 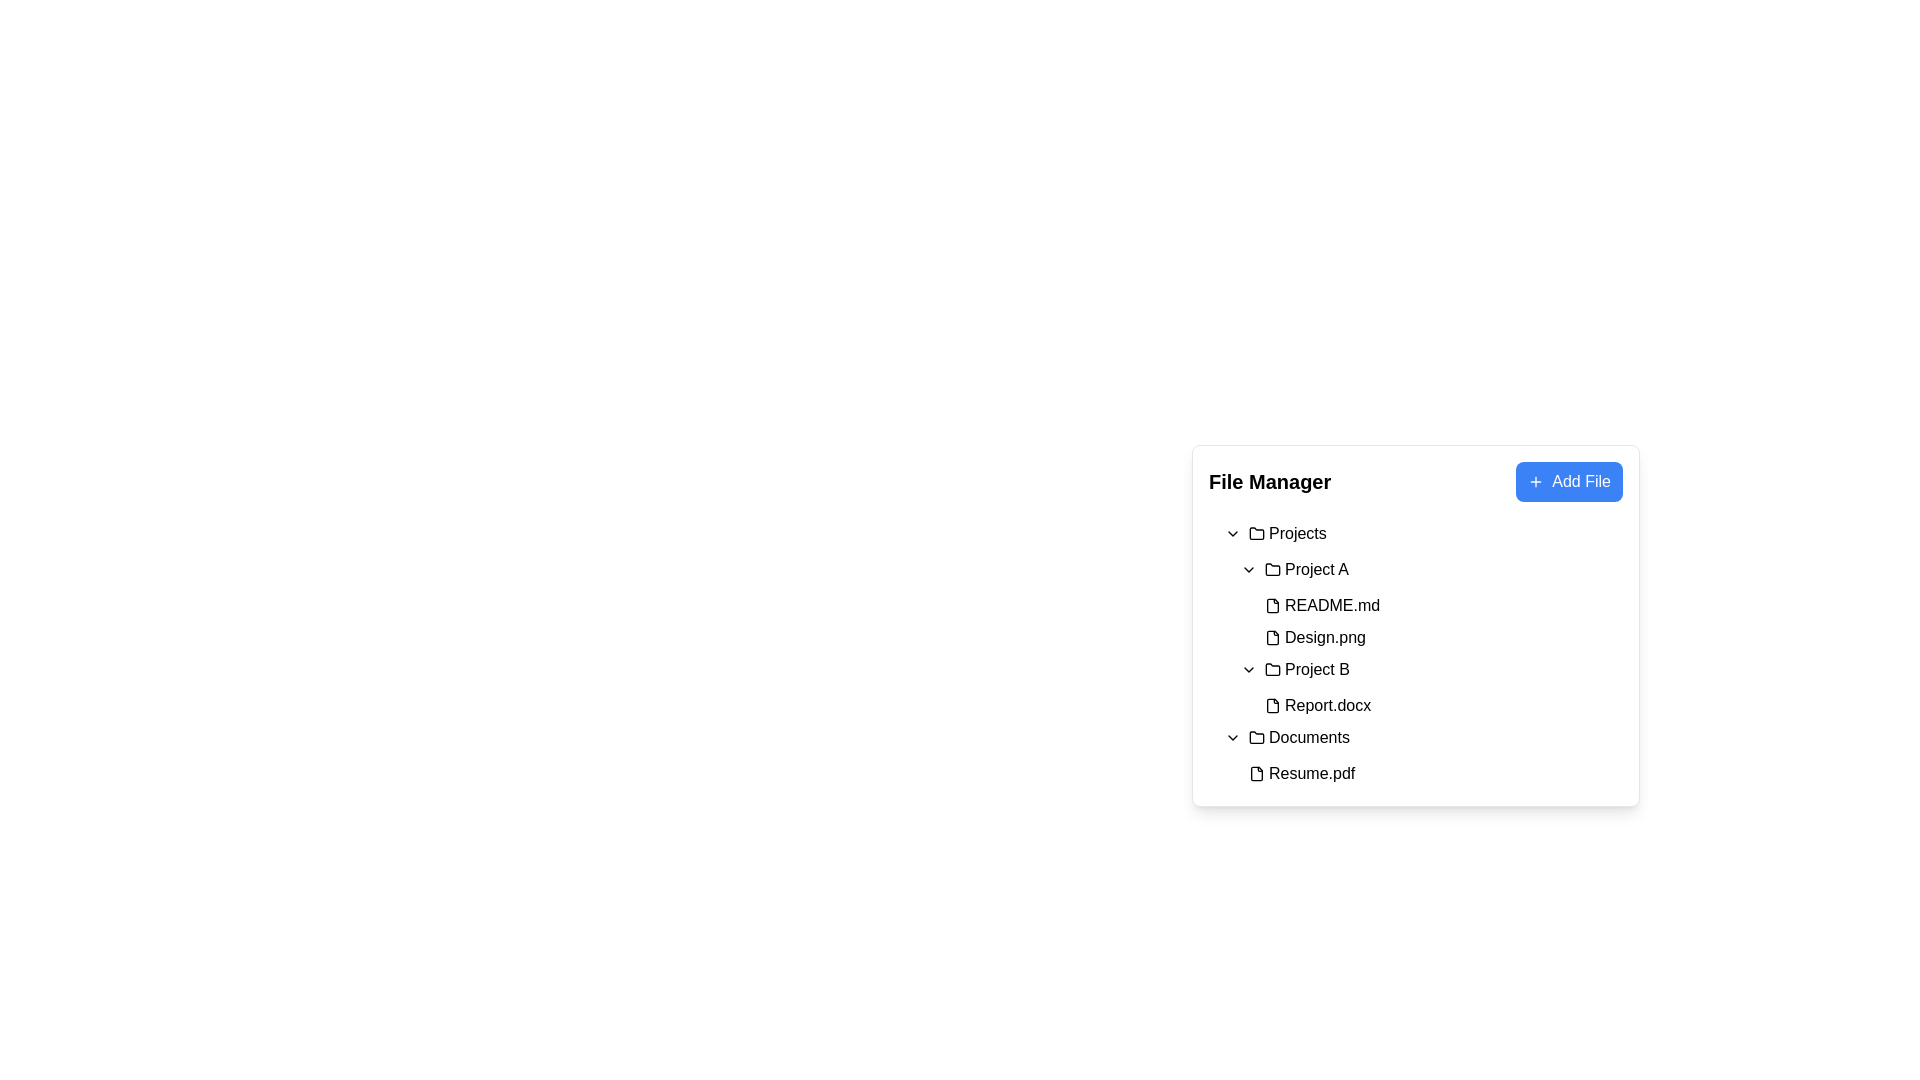 What do you see at coordinates (1312, 773) in the screenshot?
I see `the text label indicating the file 'Resume.pdf'` at bounding box center [1312, 773].